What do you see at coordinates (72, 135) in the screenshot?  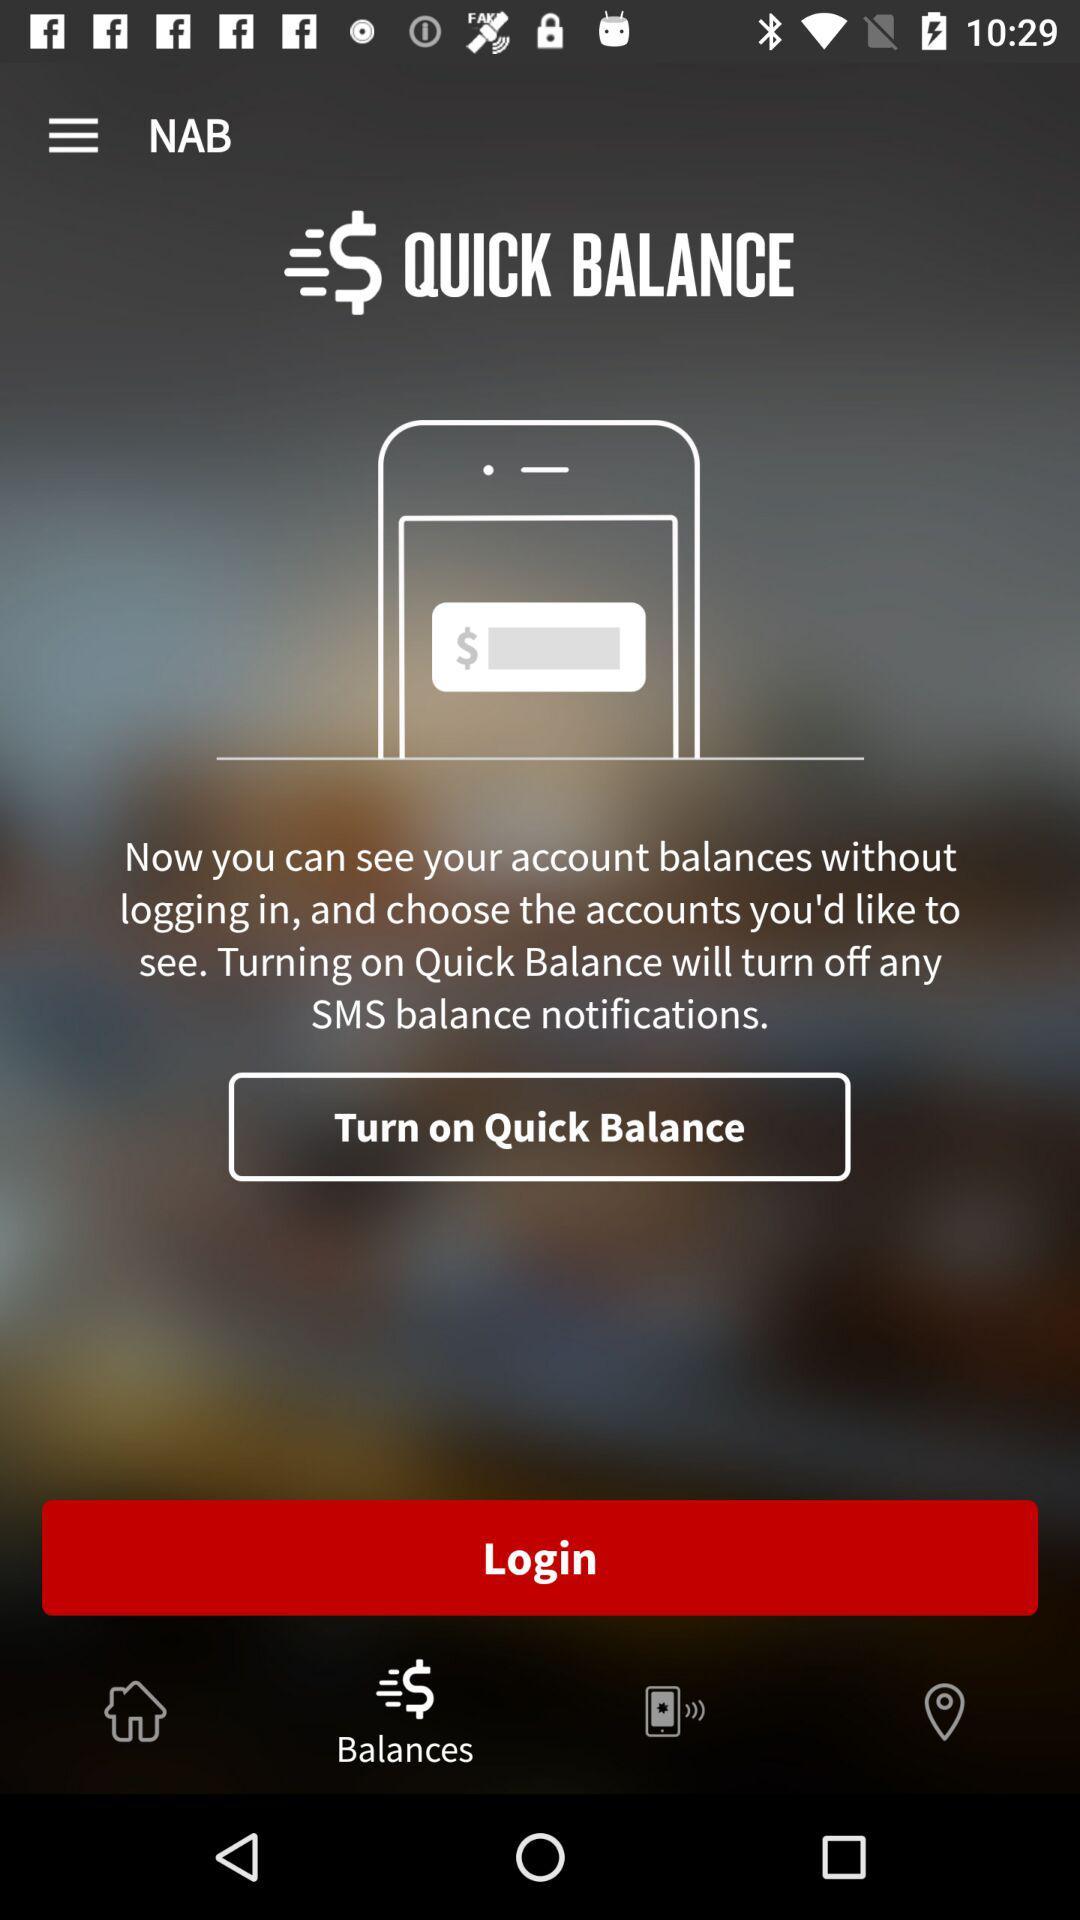 I see `app to the left of nab` at bounding box center [72, 135].